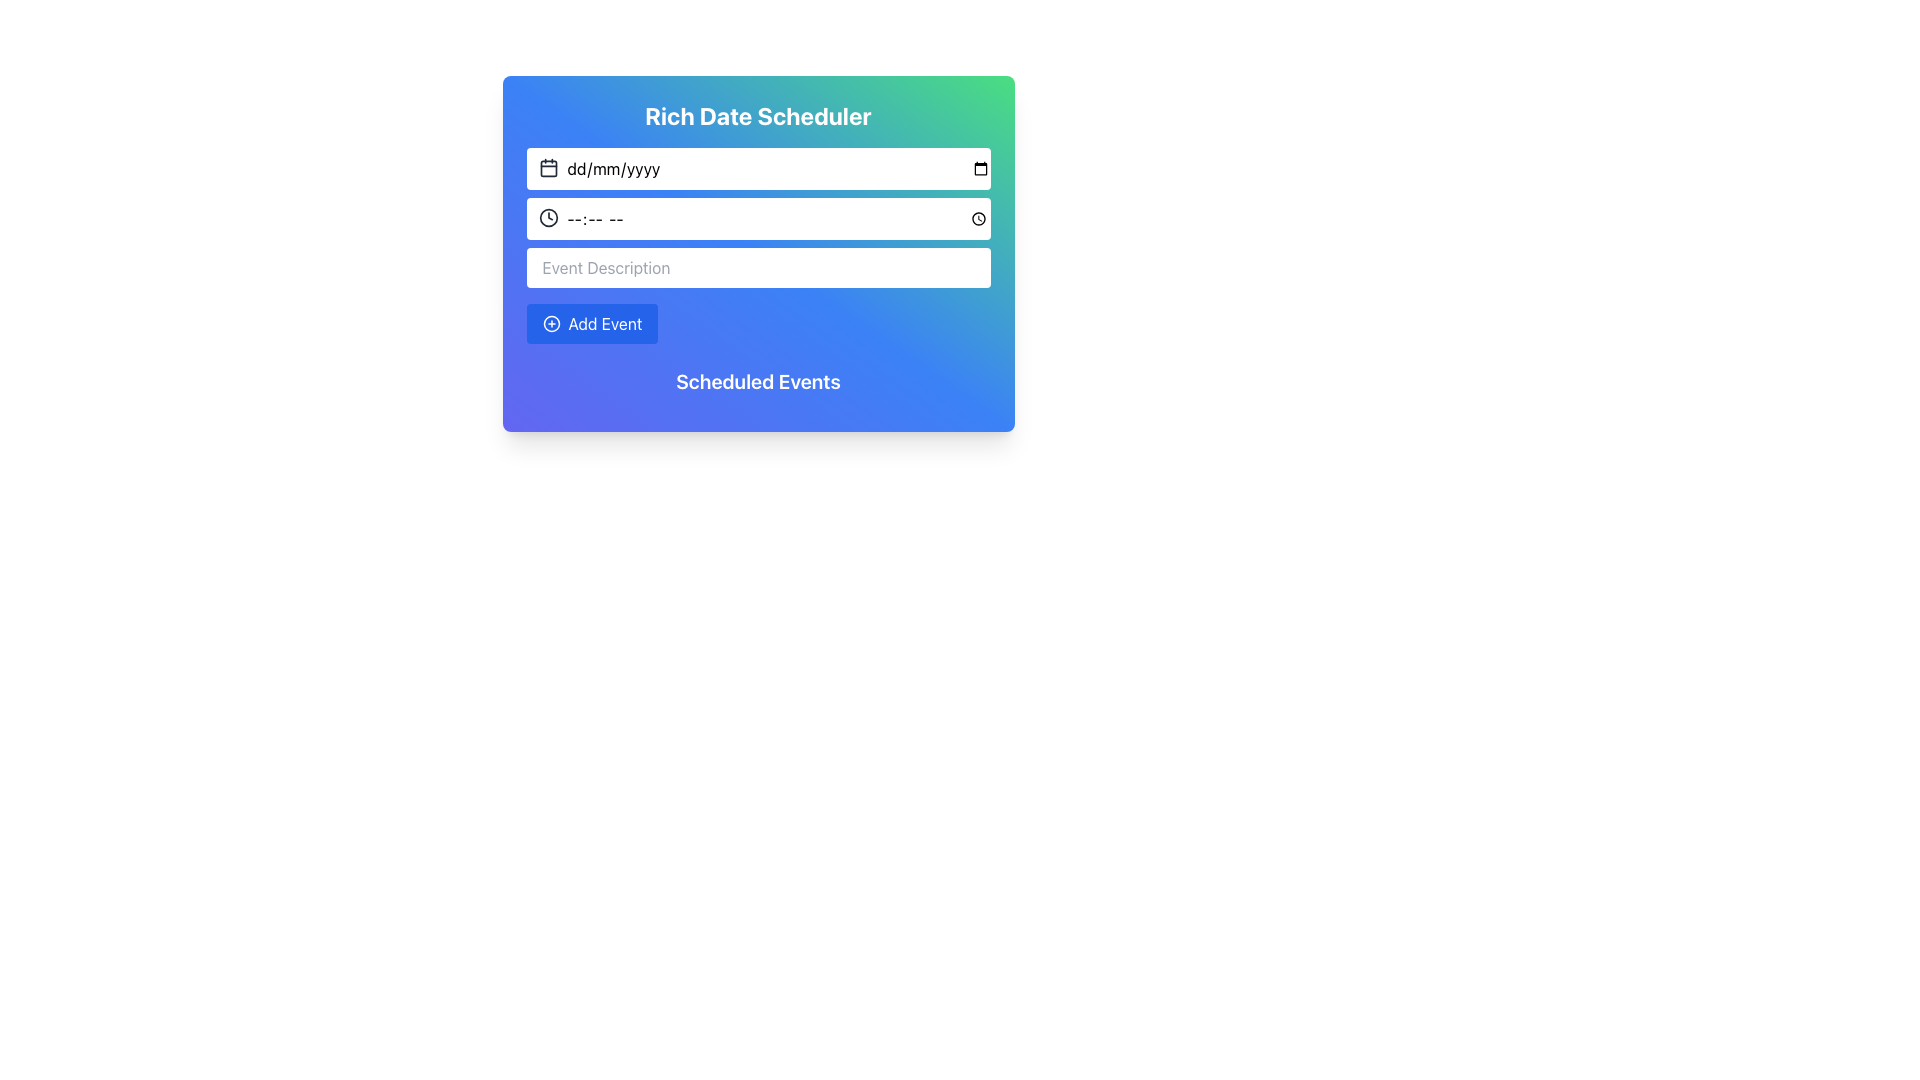 The height and width of the screenshot is (1080, 1920). What do you see at coordinates (548, 167) in the screenshot?
I see `the SVG rectangle with rounded corners that represents the calendar icon, located to the left of the first input field within the 'Rich Date Scheduler' card` at bounding box center [548, 167].